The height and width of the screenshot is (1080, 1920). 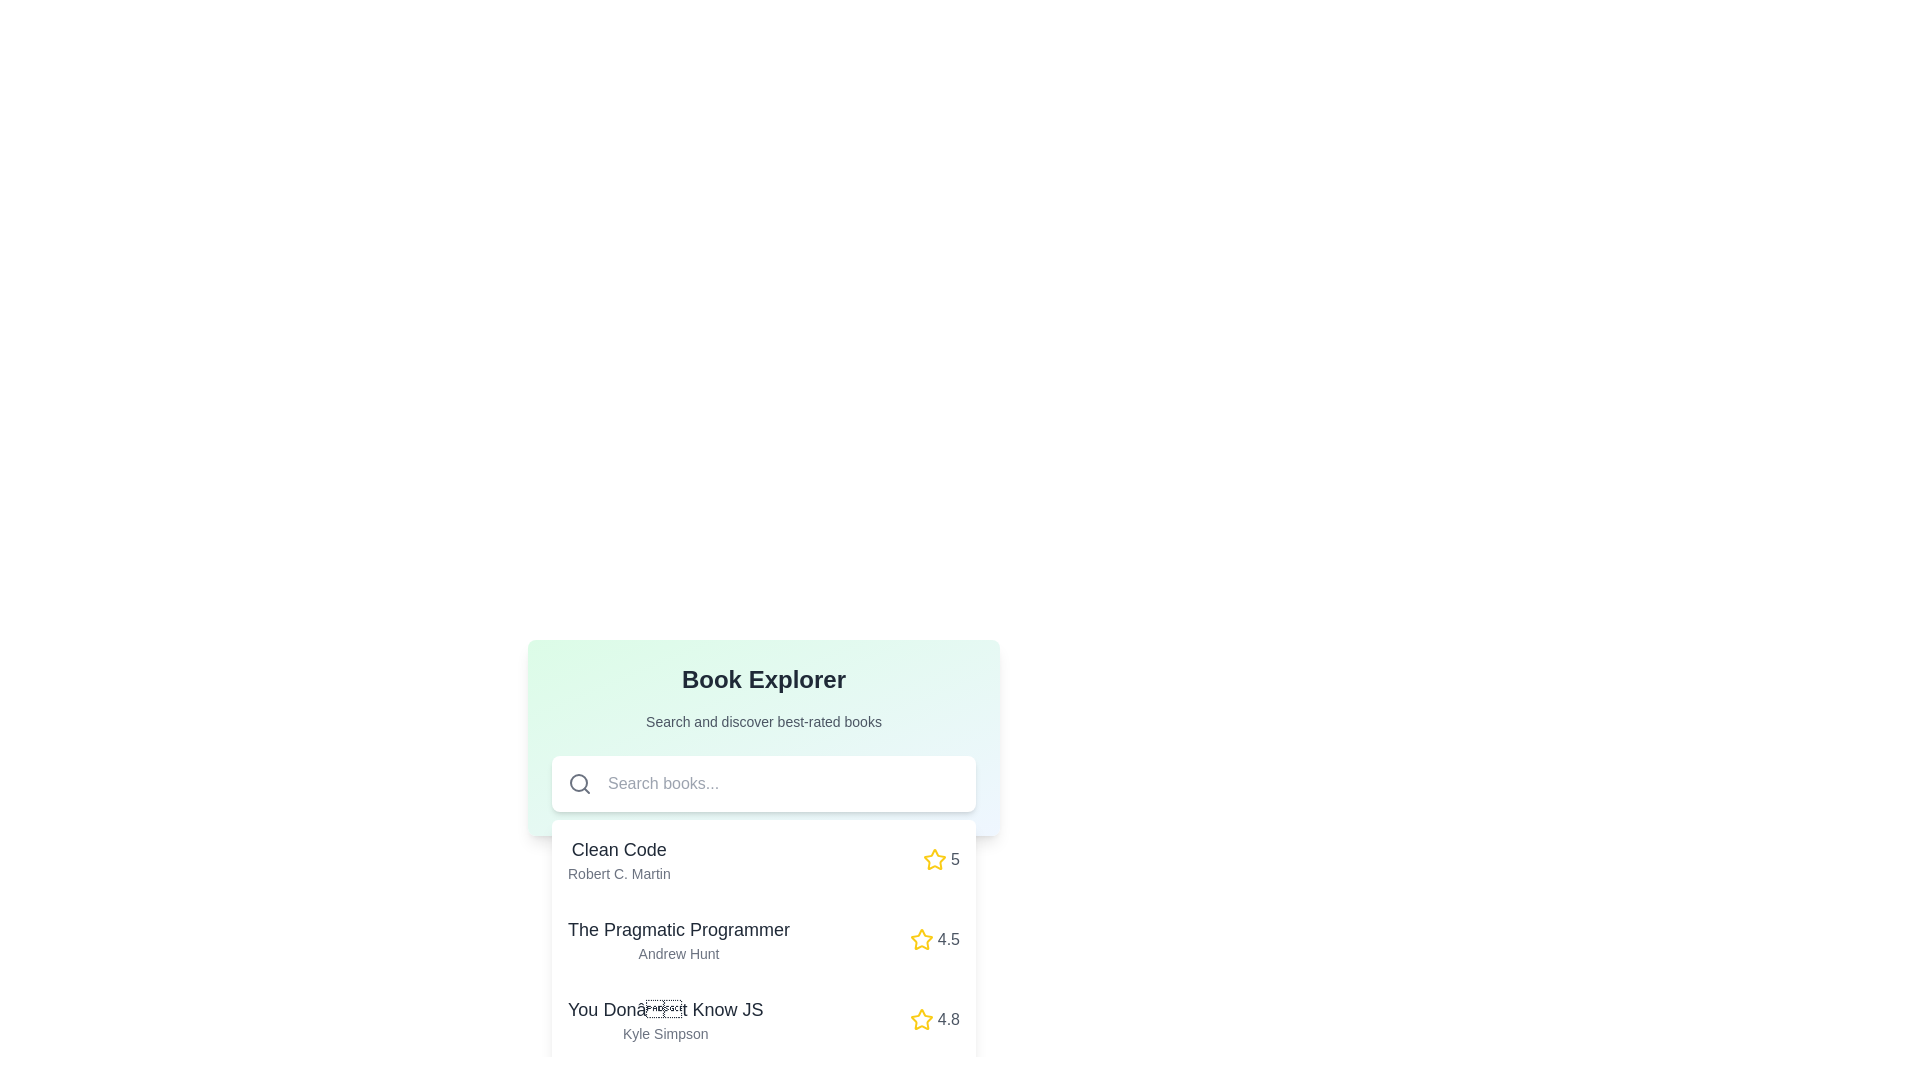 What do you see at coordinates (679, 952) in the screenshot?
I see `the static text label displaying the author's name 'Andrew Hunt', which is styled in a smaller font size and light gray color, located directly below the book title 'The Pragmatic Programmer'` at bounding box center [679, 952].